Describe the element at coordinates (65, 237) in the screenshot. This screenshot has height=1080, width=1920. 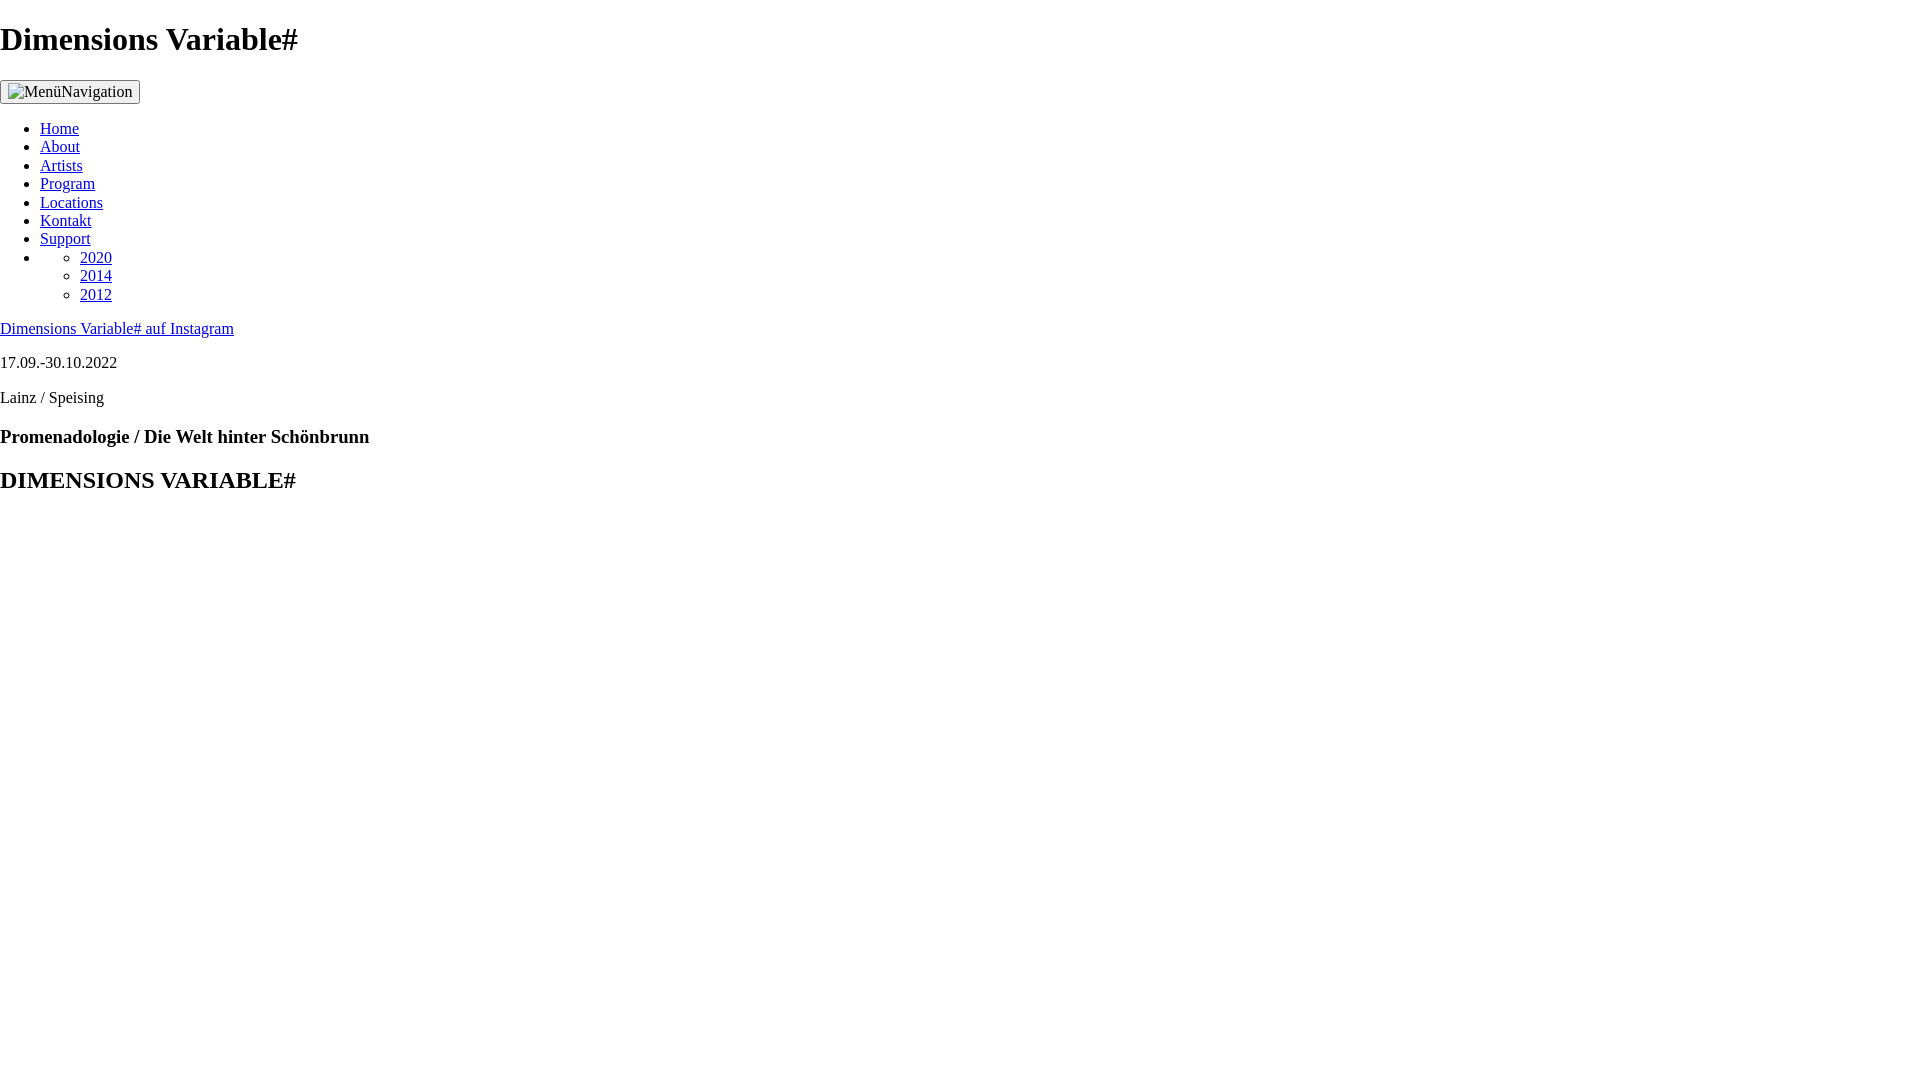
I see `'Support'` at that location.